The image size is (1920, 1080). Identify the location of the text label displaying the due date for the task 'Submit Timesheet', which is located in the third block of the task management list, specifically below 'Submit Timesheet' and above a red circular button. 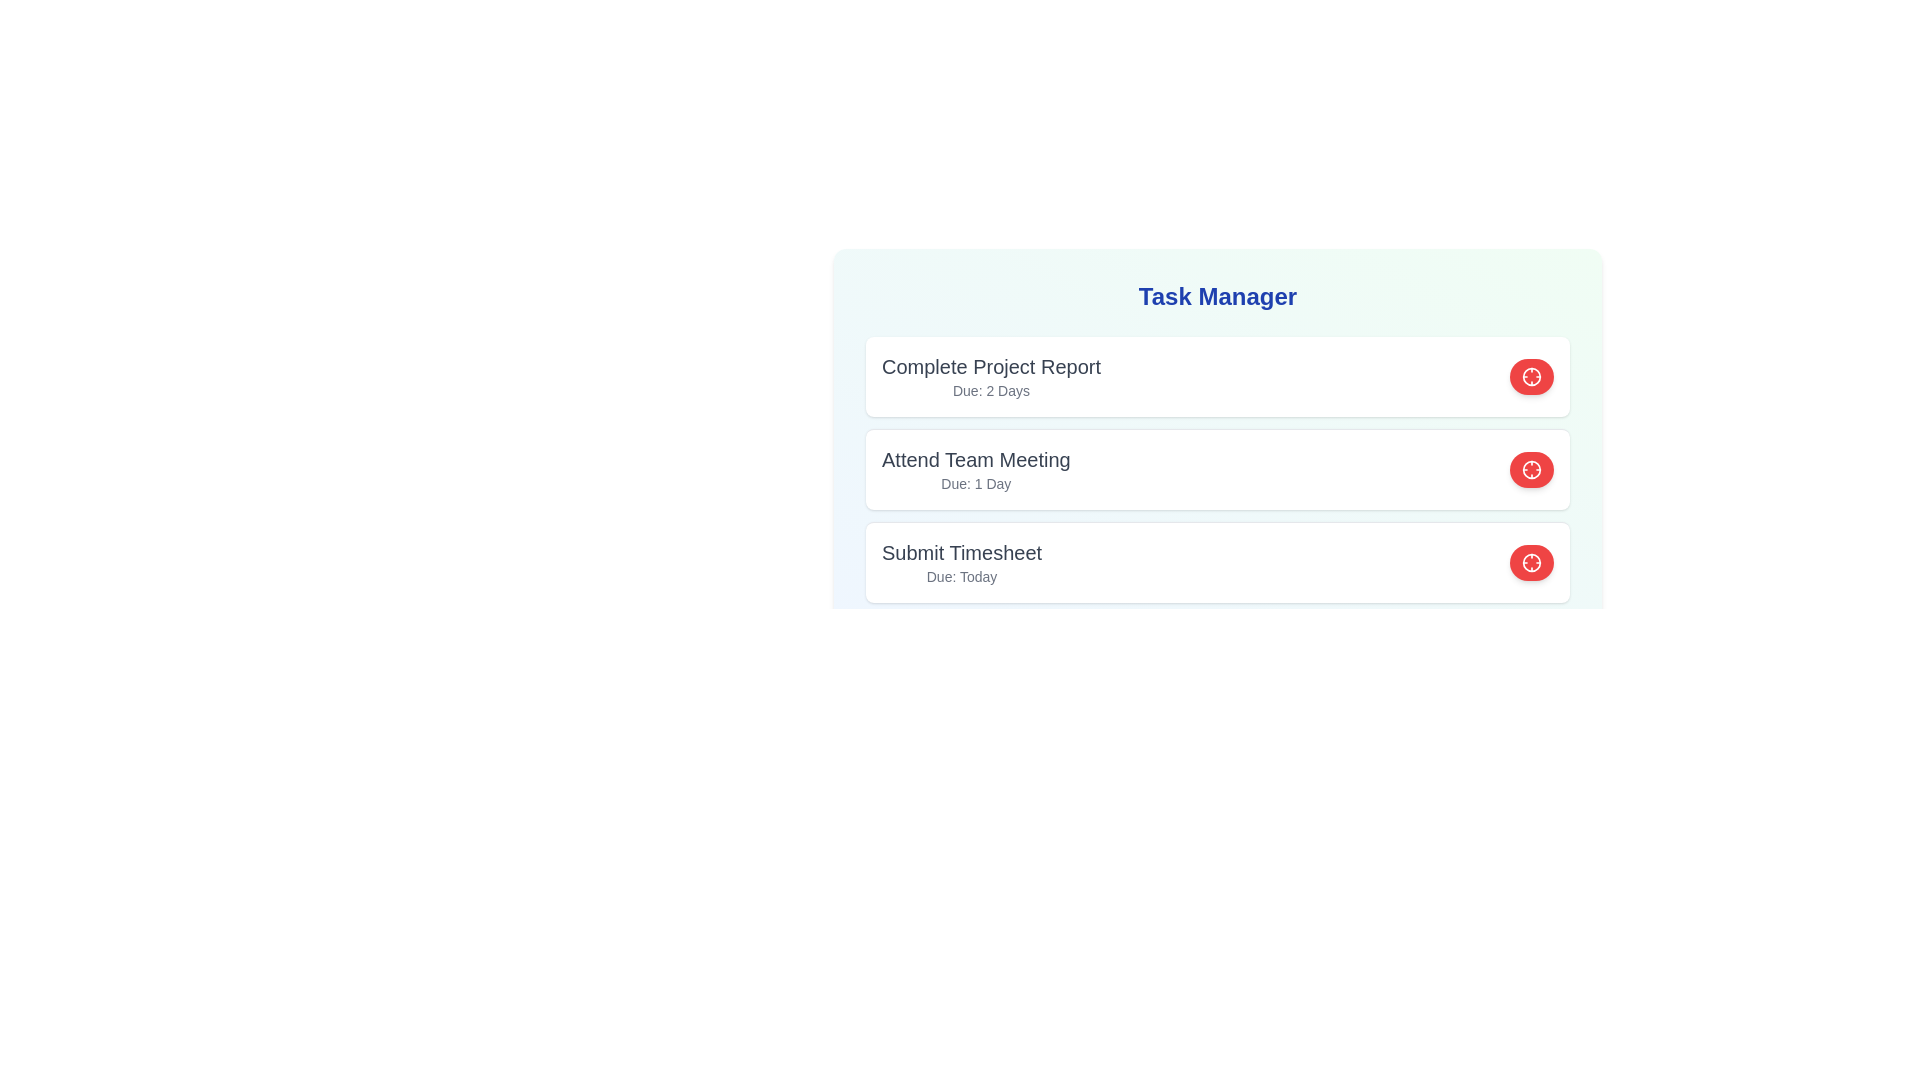
(962, 577).